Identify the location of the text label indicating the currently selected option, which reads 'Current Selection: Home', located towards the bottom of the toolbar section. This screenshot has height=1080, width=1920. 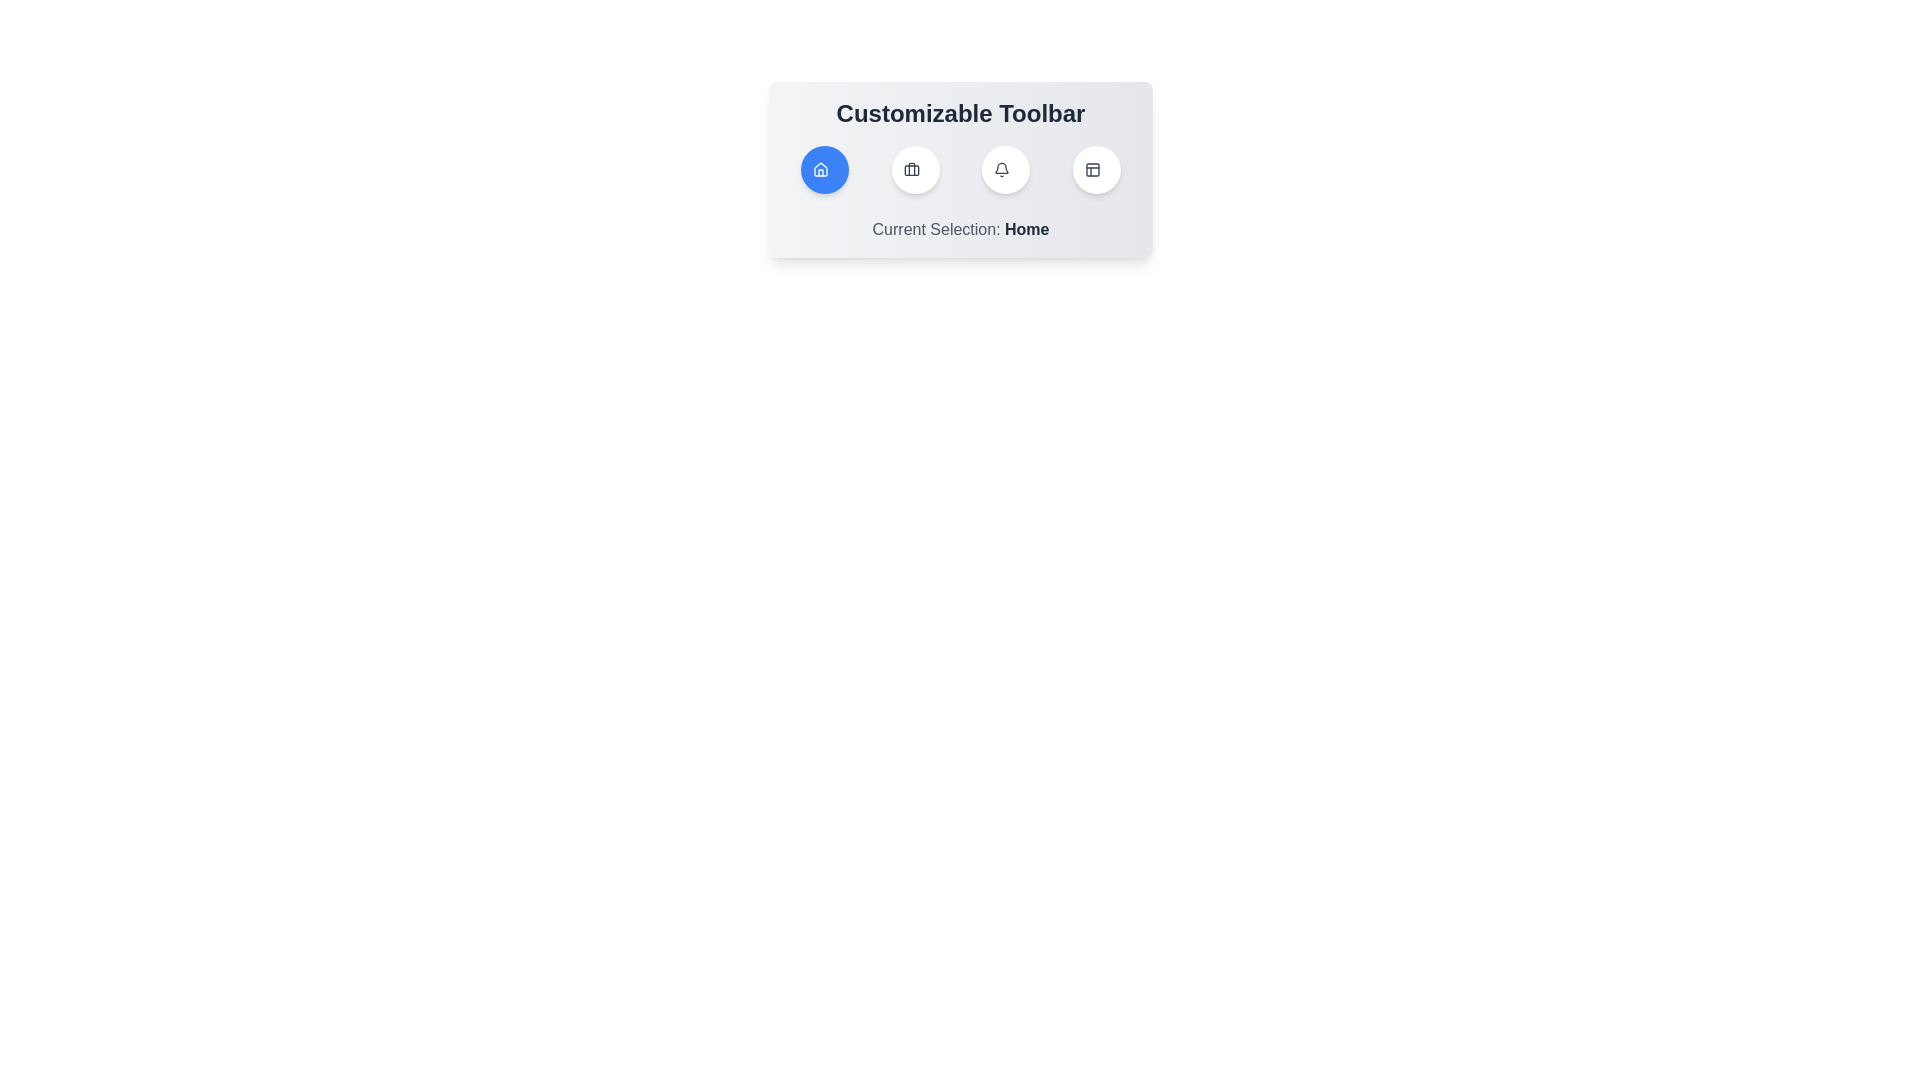
(1027, 228).